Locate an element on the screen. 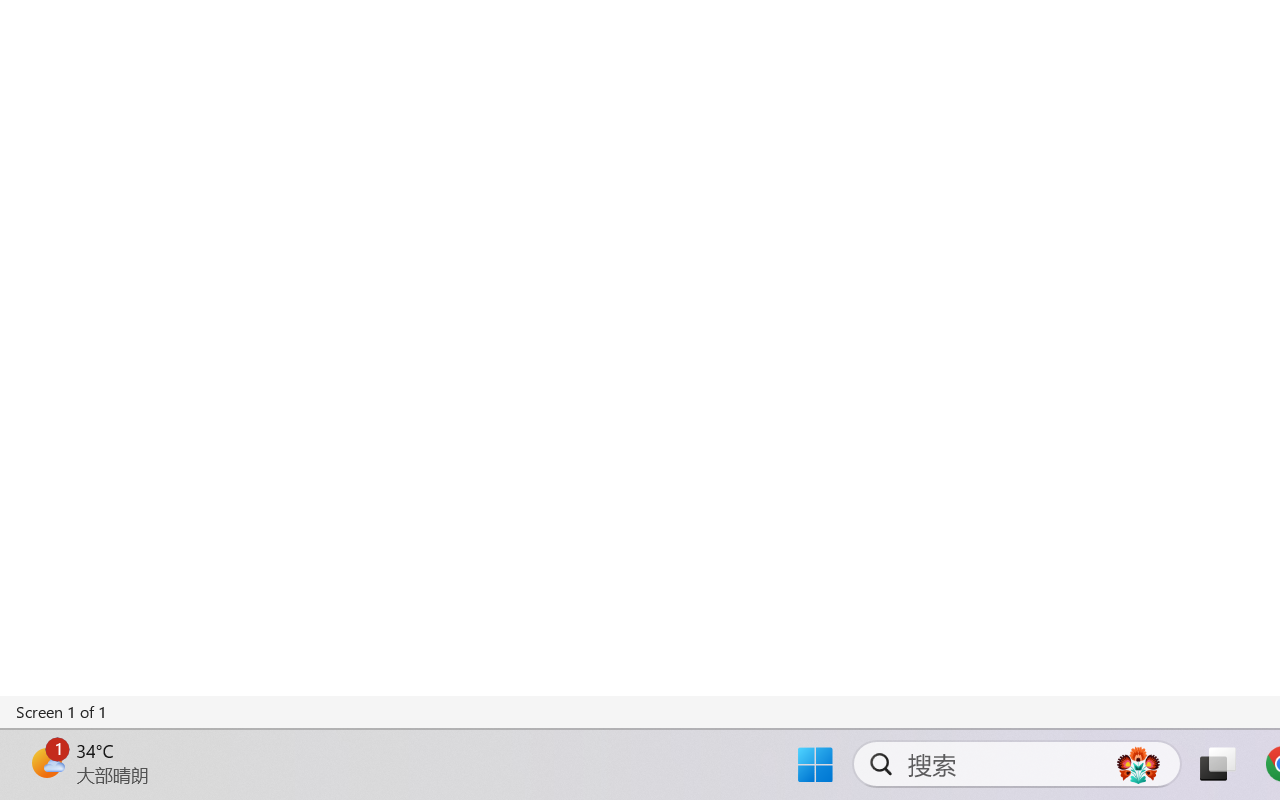 Image resolution: width=1280 pixels, height=800 pixels. 'AutomationID: DynamicSearchBoxGleamImage' is located at coordinates (1138, 764).